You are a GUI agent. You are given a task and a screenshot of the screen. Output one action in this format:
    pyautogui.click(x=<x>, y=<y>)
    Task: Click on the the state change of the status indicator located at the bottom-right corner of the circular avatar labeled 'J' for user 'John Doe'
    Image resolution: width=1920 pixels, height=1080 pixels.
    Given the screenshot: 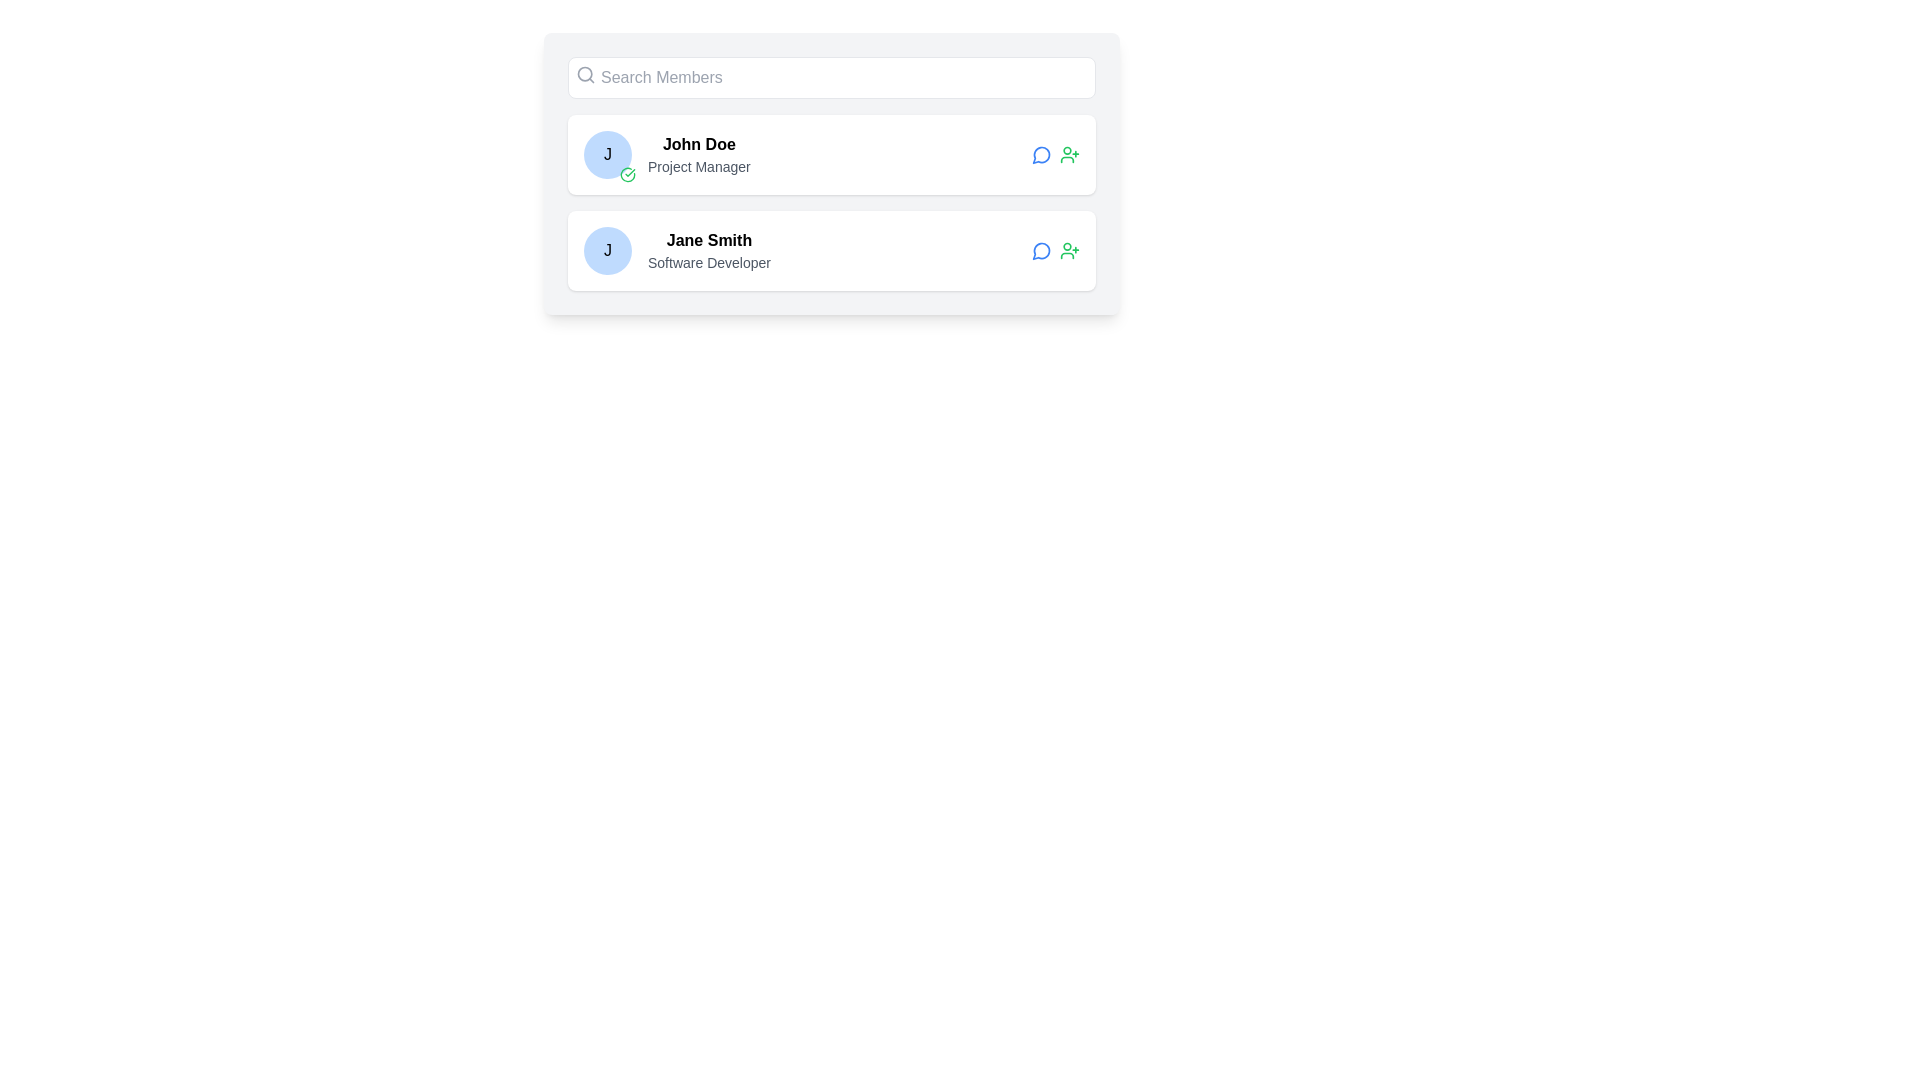 What is the action you would take?
    pyautogui.click(x=627, y=173)
    